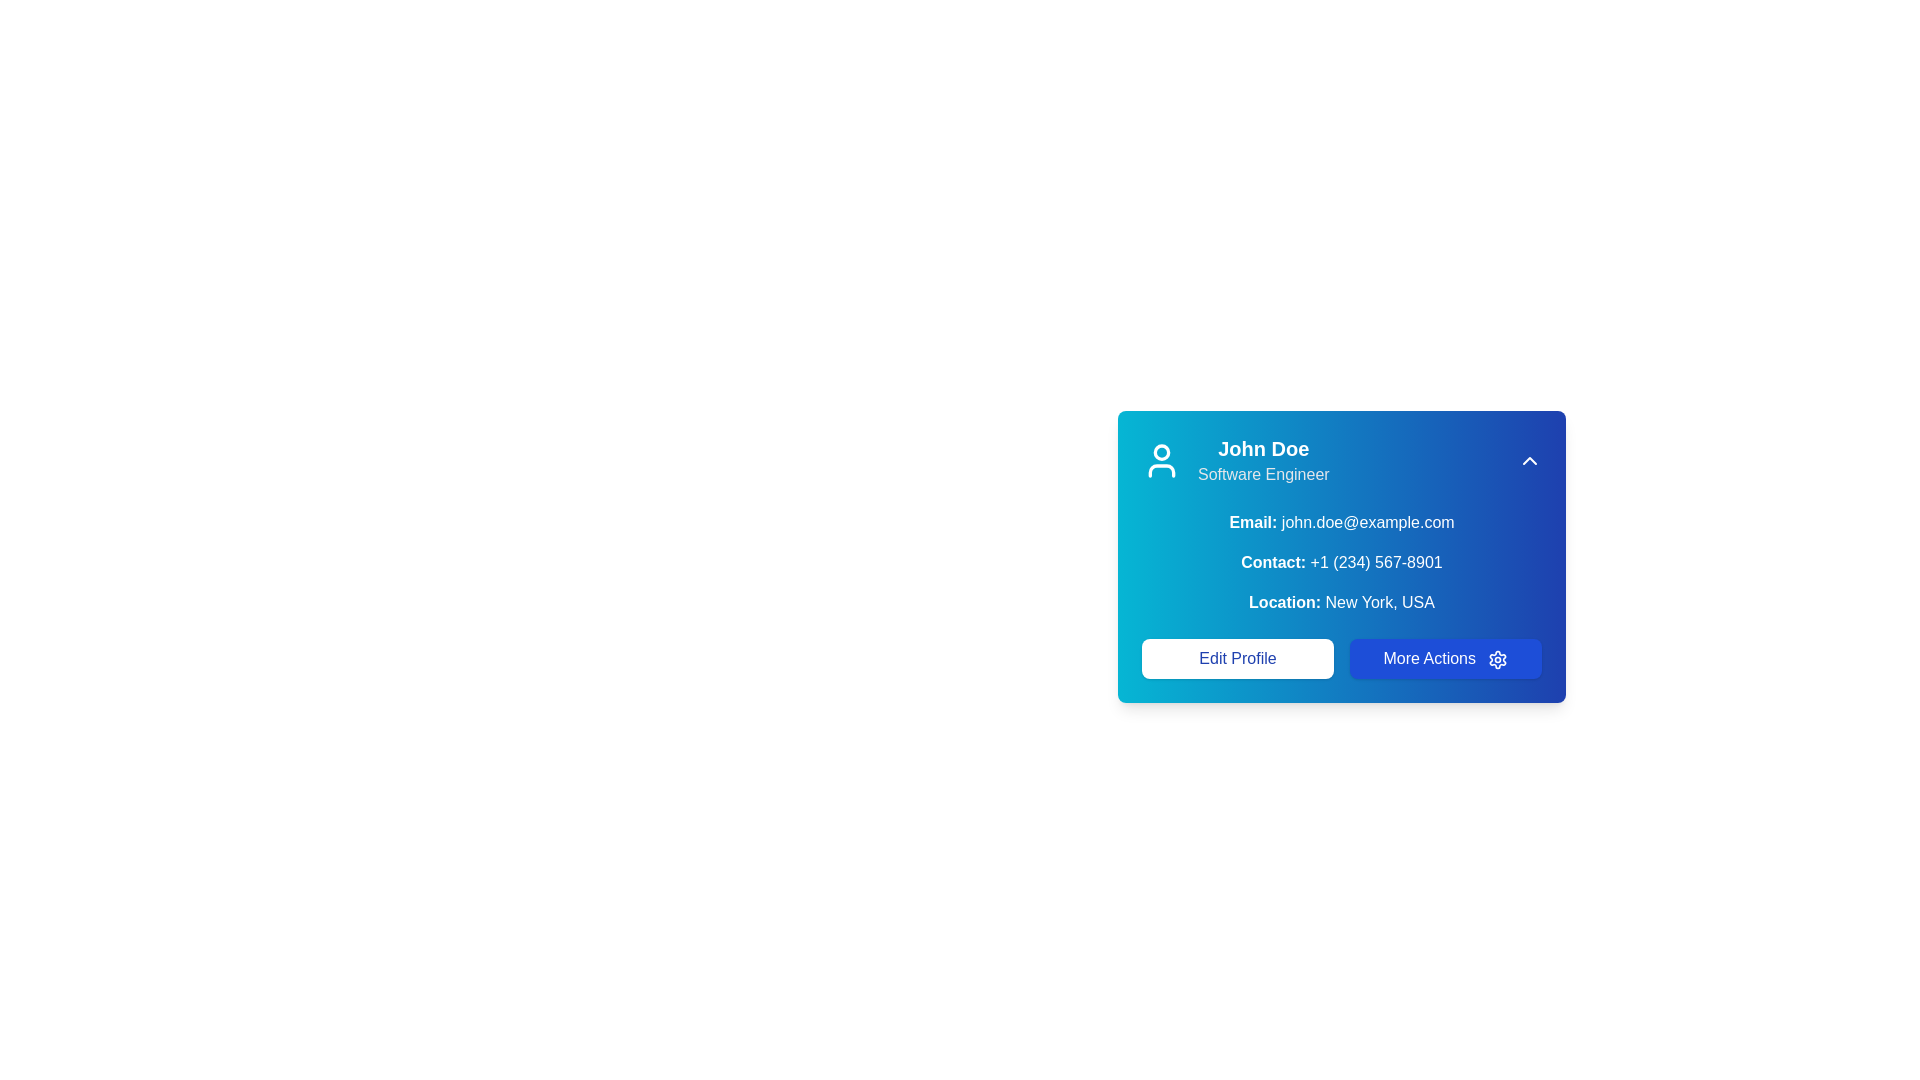 The image size is (1920, 1080). I want to click on the 'Location: New York, USA' text label, which is styled in white font color and is located below the 'Contact' field in the profile card, so click(1342, 601).